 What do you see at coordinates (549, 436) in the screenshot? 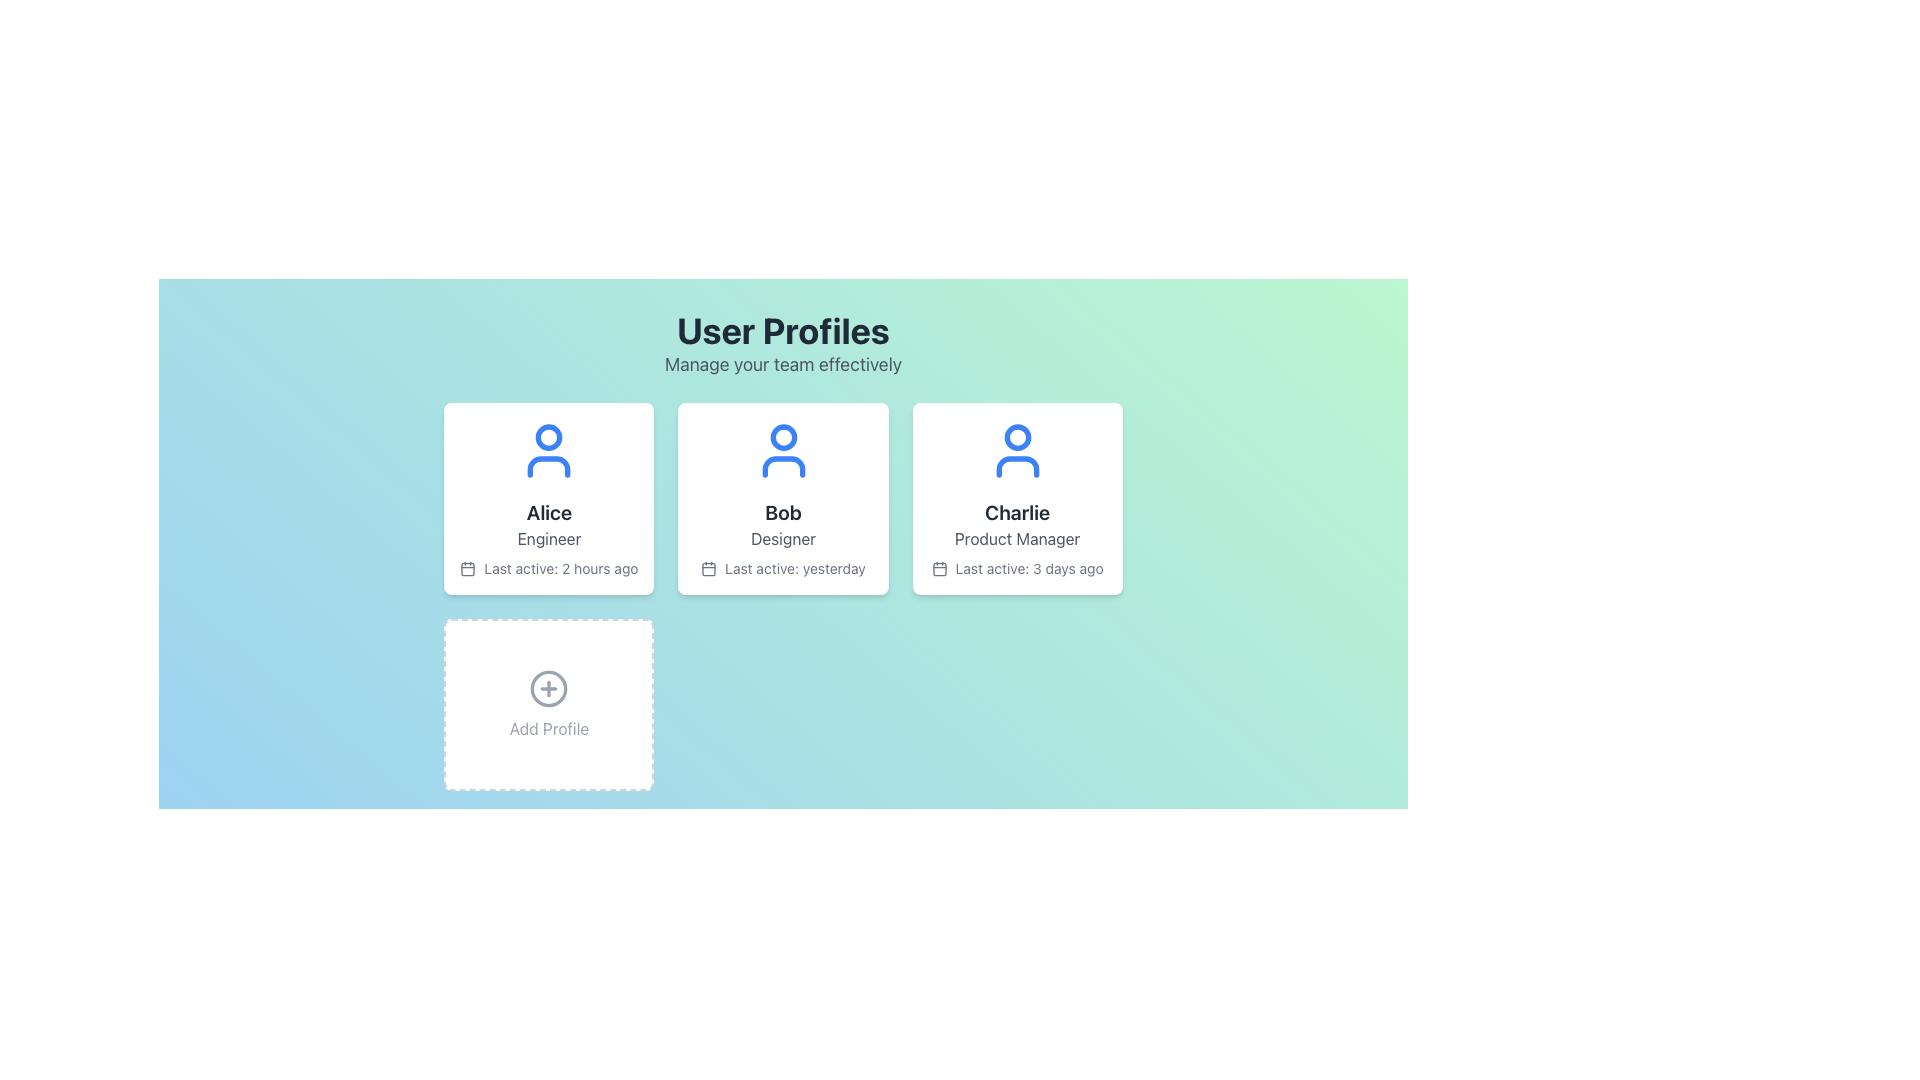
I see `the small circular shape representing the head of the user figure icon for Alice in the user profile grid` at bounding box center [549, 436].